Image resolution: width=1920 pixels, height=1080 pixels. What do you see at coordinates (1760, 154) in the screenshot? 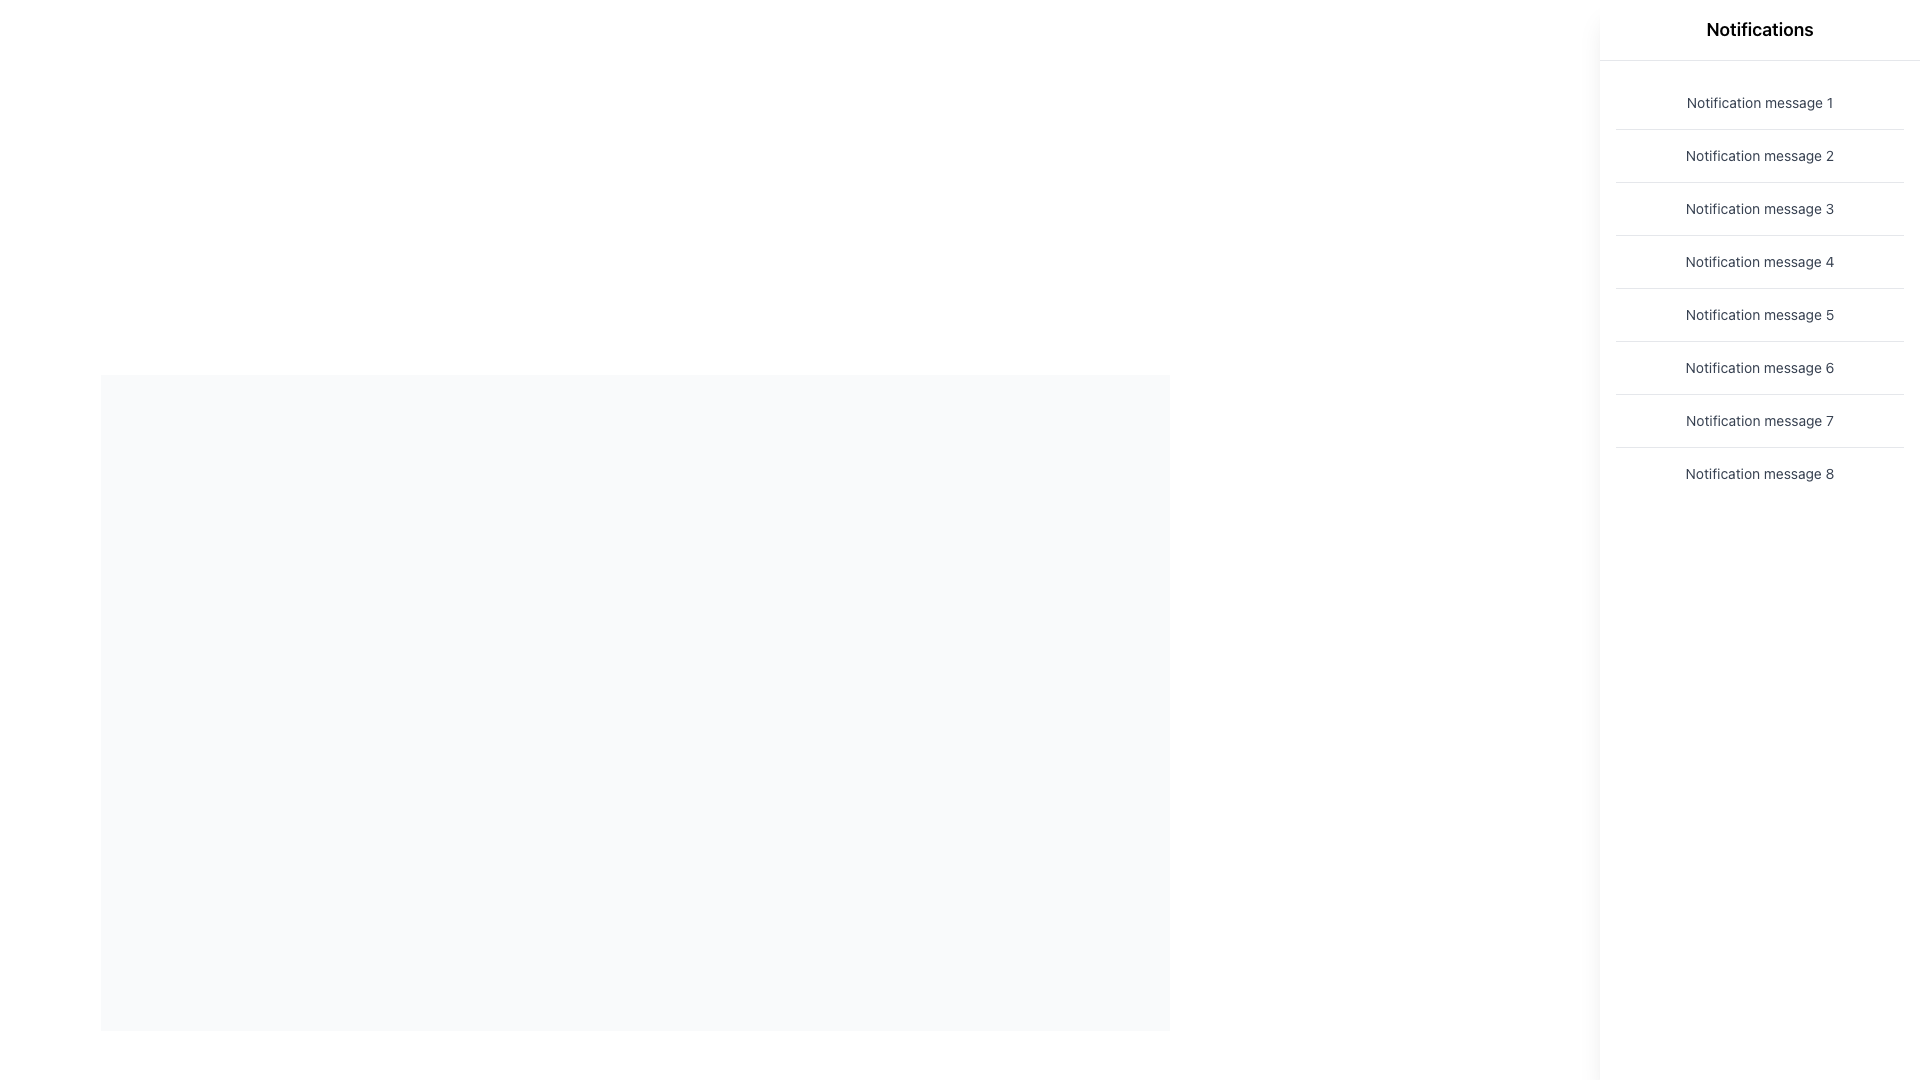
I see `the text label reading 'Notification message 2', which is the second item in a vertical list of notification messages` at bounding box center [1760, 154].